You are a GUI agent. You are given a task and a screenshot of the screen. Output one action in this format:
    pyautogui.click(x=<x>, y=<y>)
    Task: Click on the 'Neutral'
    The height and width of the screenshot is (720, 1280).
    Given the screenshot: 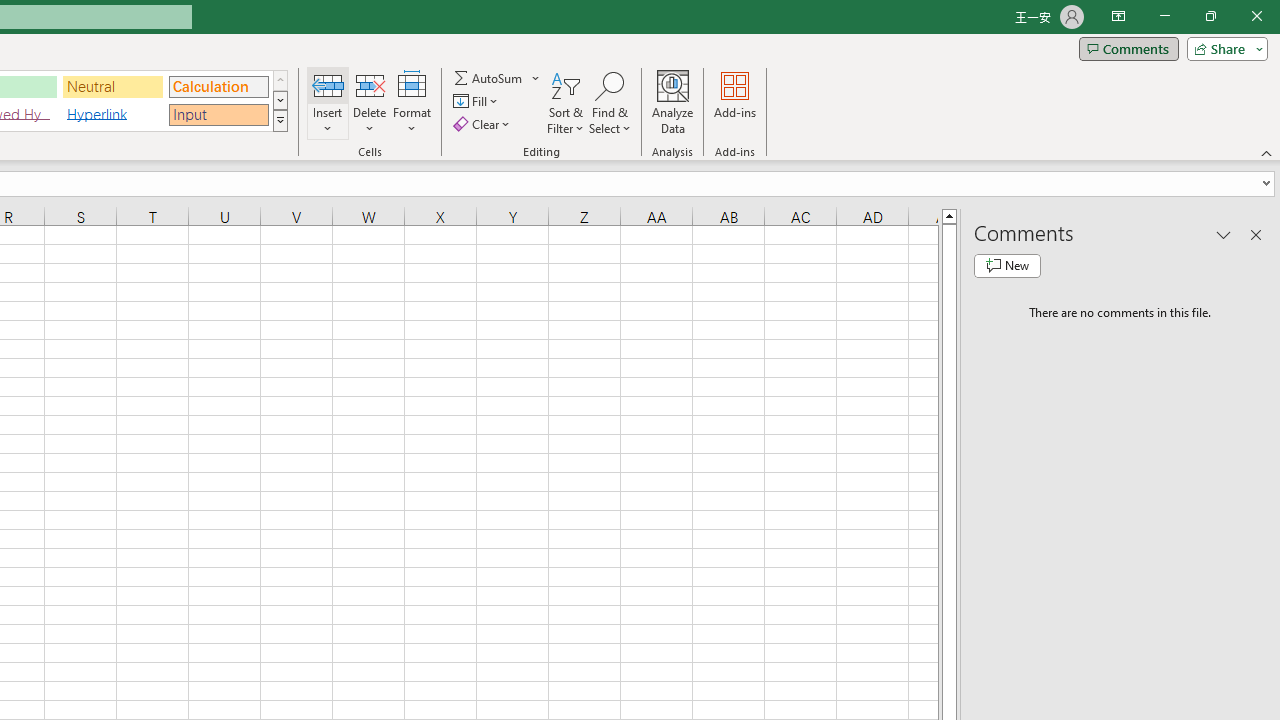 What is the action you would take?
    pyautogui.click(x=112, y=85)
    